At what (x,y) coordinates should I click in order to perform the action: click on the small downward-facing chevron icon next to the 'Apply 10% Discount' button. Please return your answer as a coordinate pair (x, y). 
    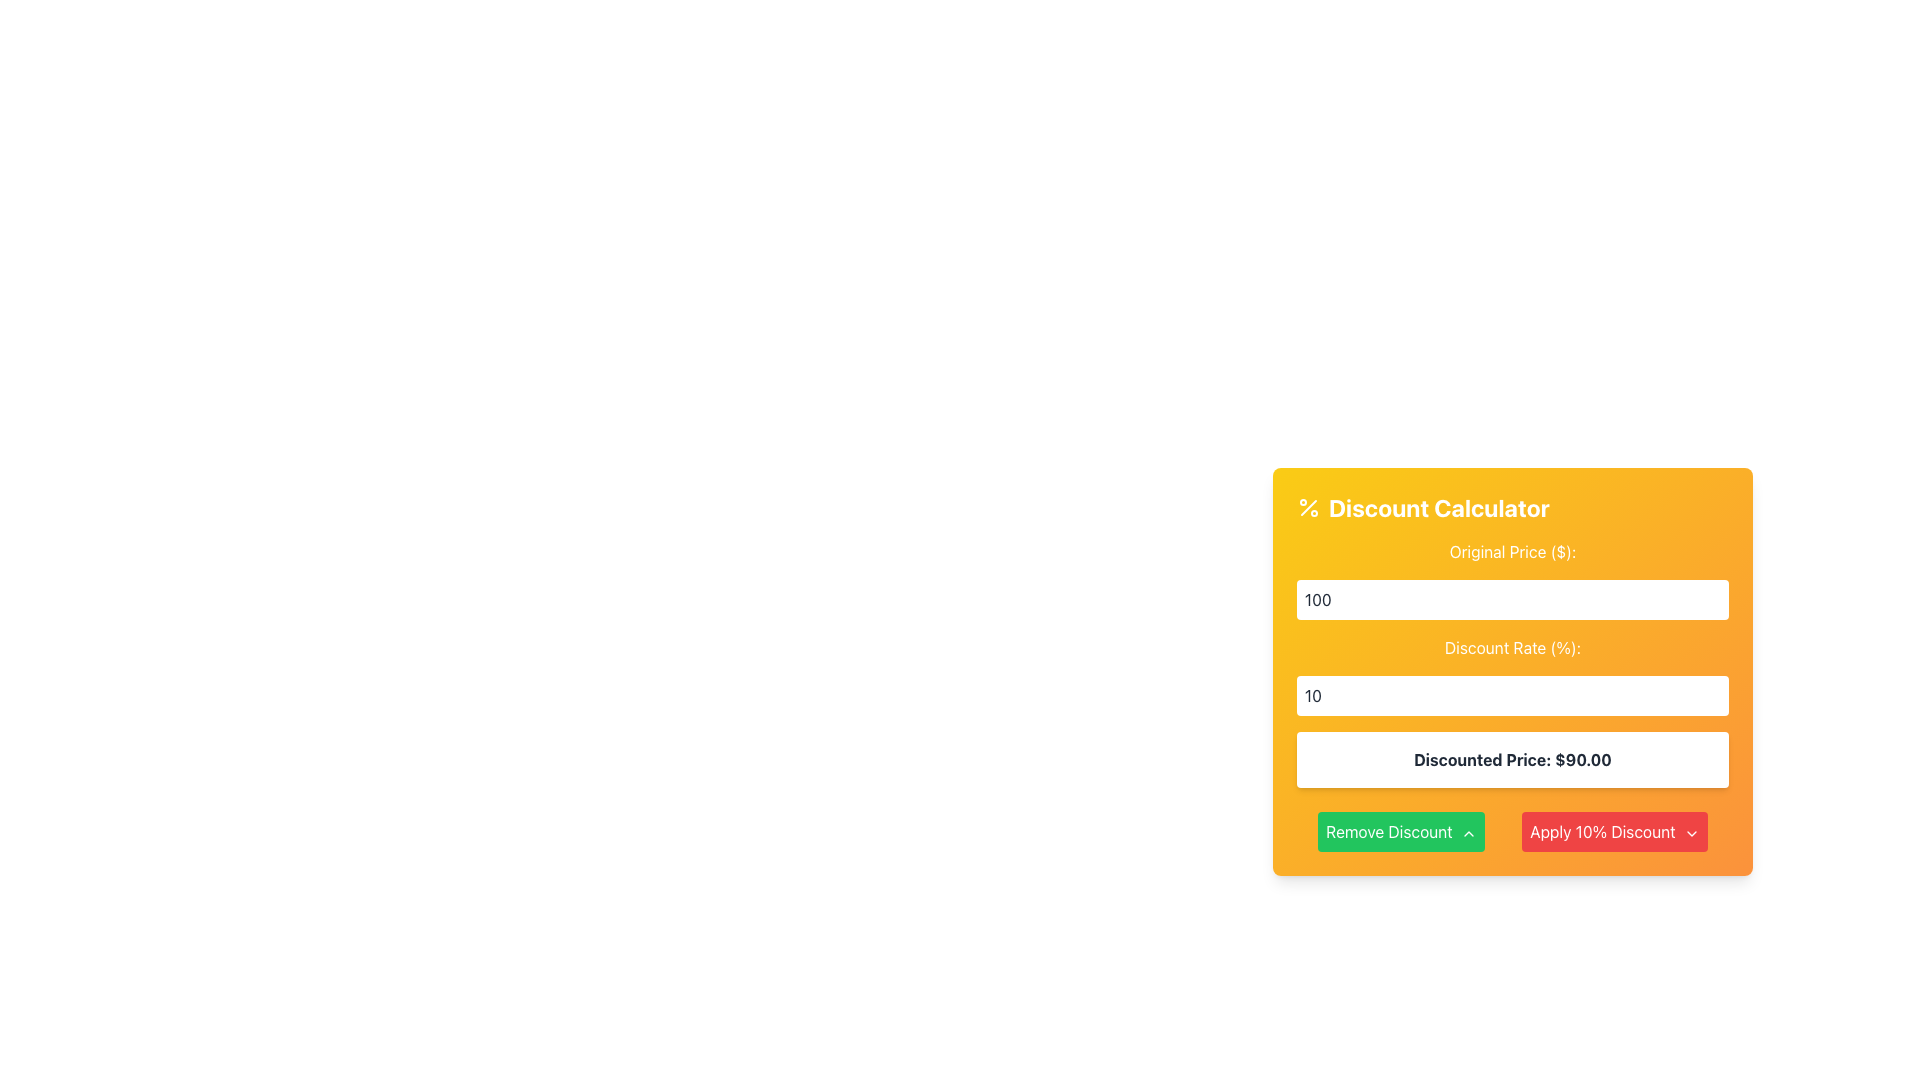
    Looking at the image, I should click on (1690, 833).